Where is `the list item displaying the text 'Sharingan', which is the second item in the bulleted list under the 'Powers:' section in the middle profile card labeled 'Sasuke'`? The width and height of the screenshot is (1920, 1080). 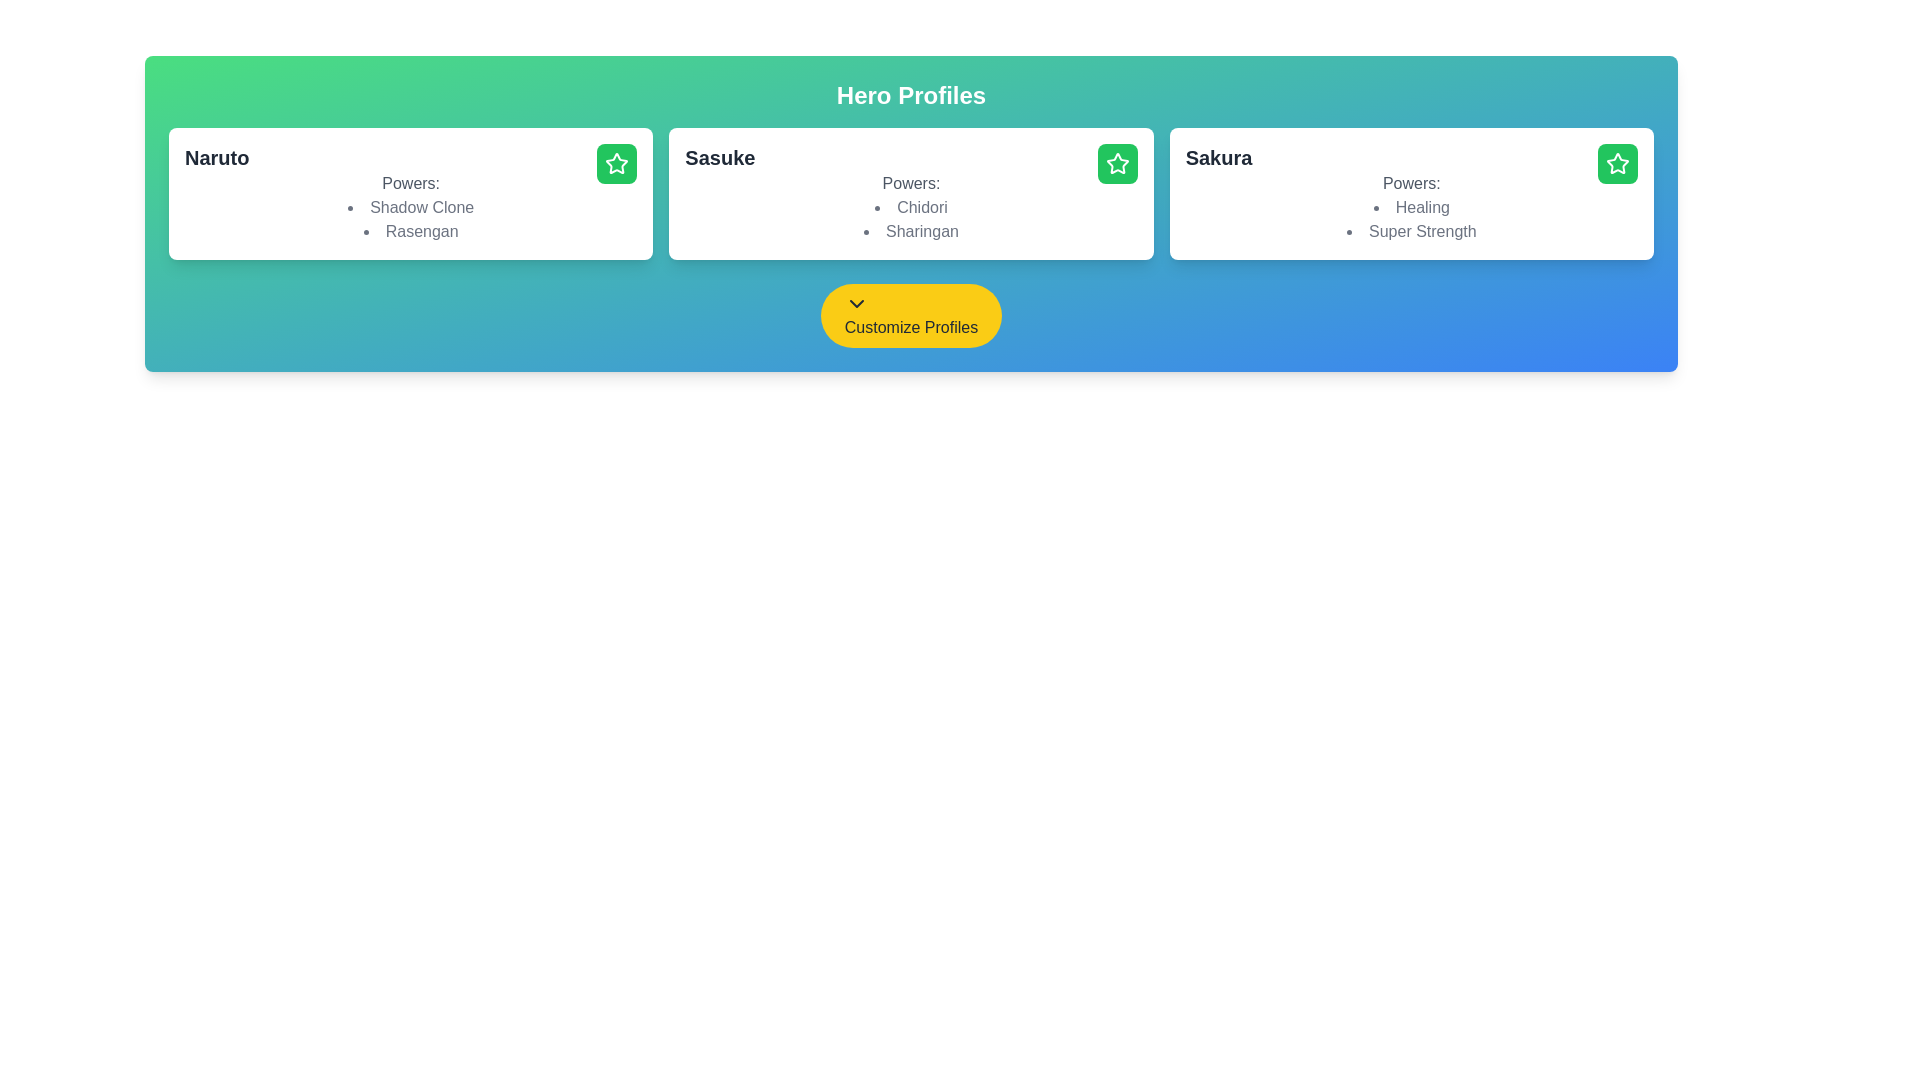 the list item displaying the text 'Sharingan', which is the second item in the bulleted list under the 'Powers:' section in the middle profile card labeled 'Sasuke' is located at coordinates (910, 230).